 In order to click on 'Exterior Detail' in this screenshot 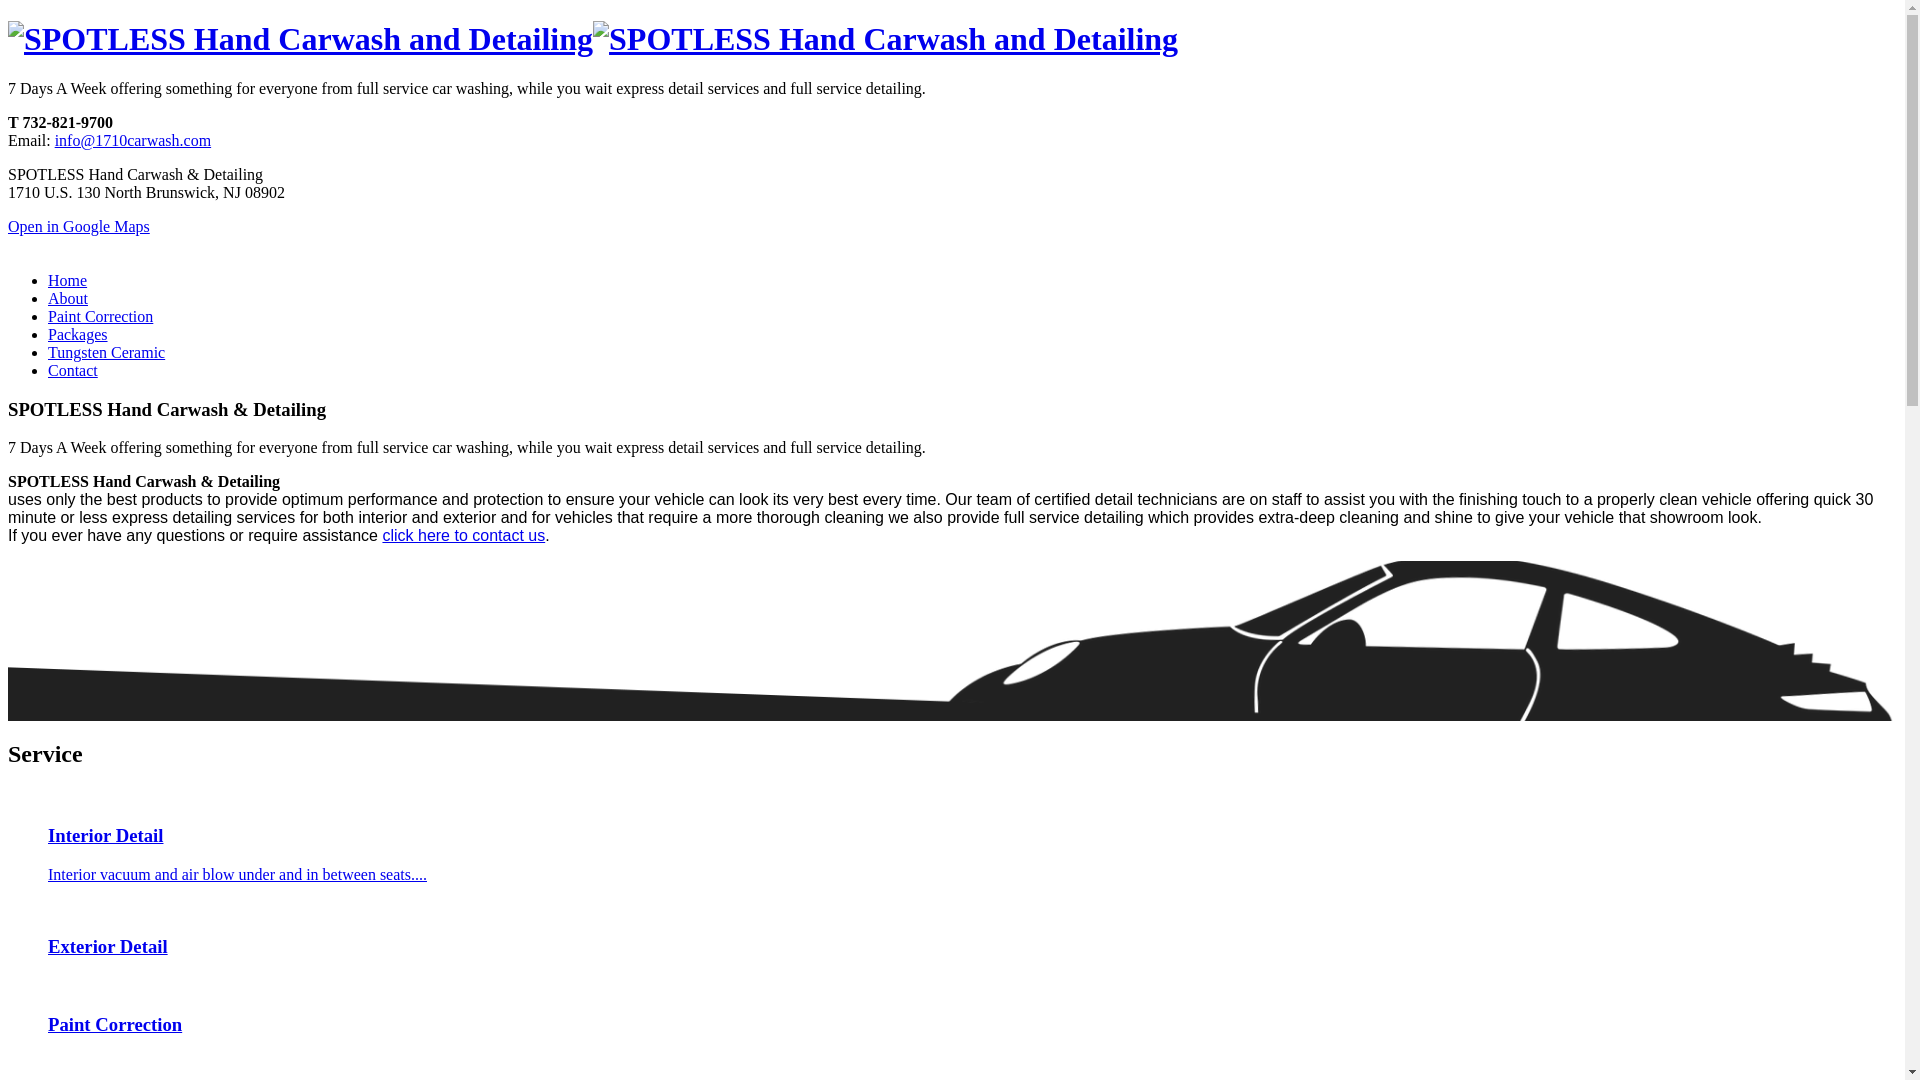, I will do `click(8, 929)`.